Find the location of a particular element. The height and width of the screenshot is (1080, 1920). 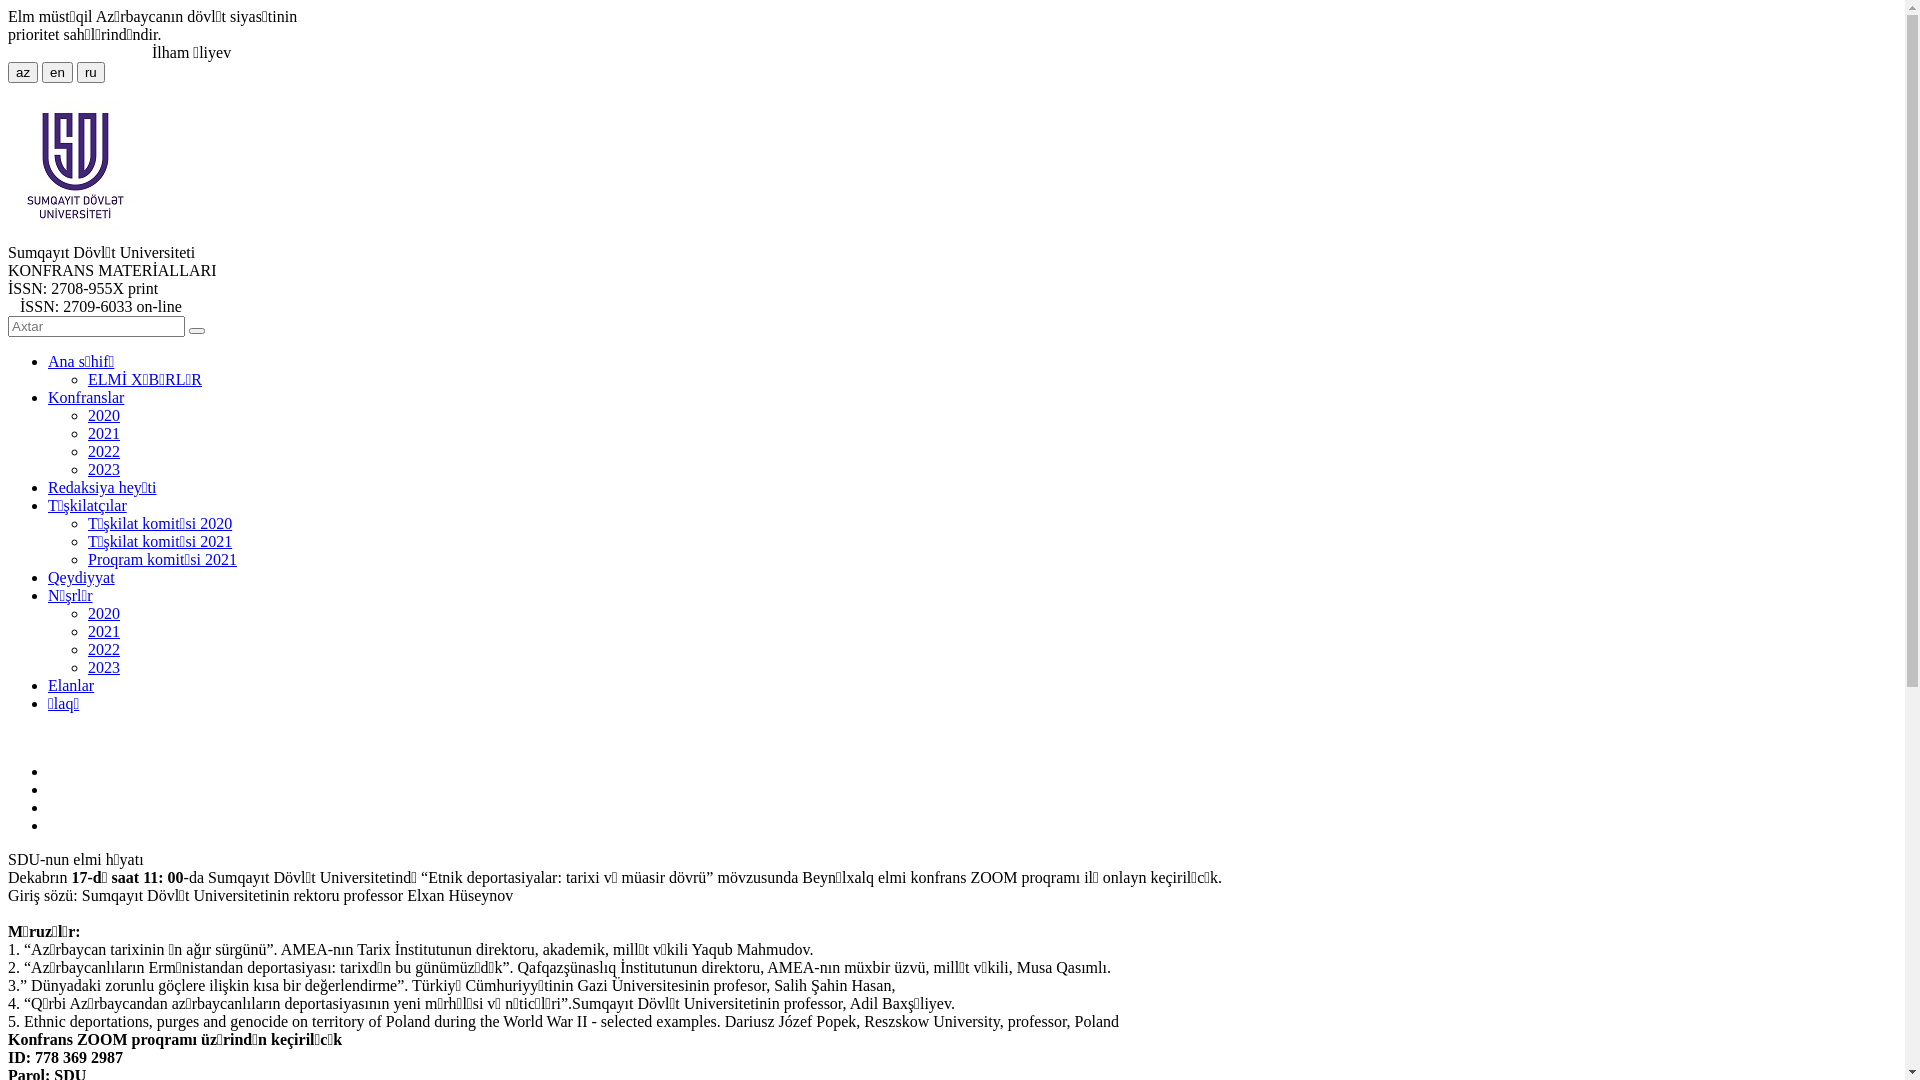

'2021' is located at coordinates (103, 631).